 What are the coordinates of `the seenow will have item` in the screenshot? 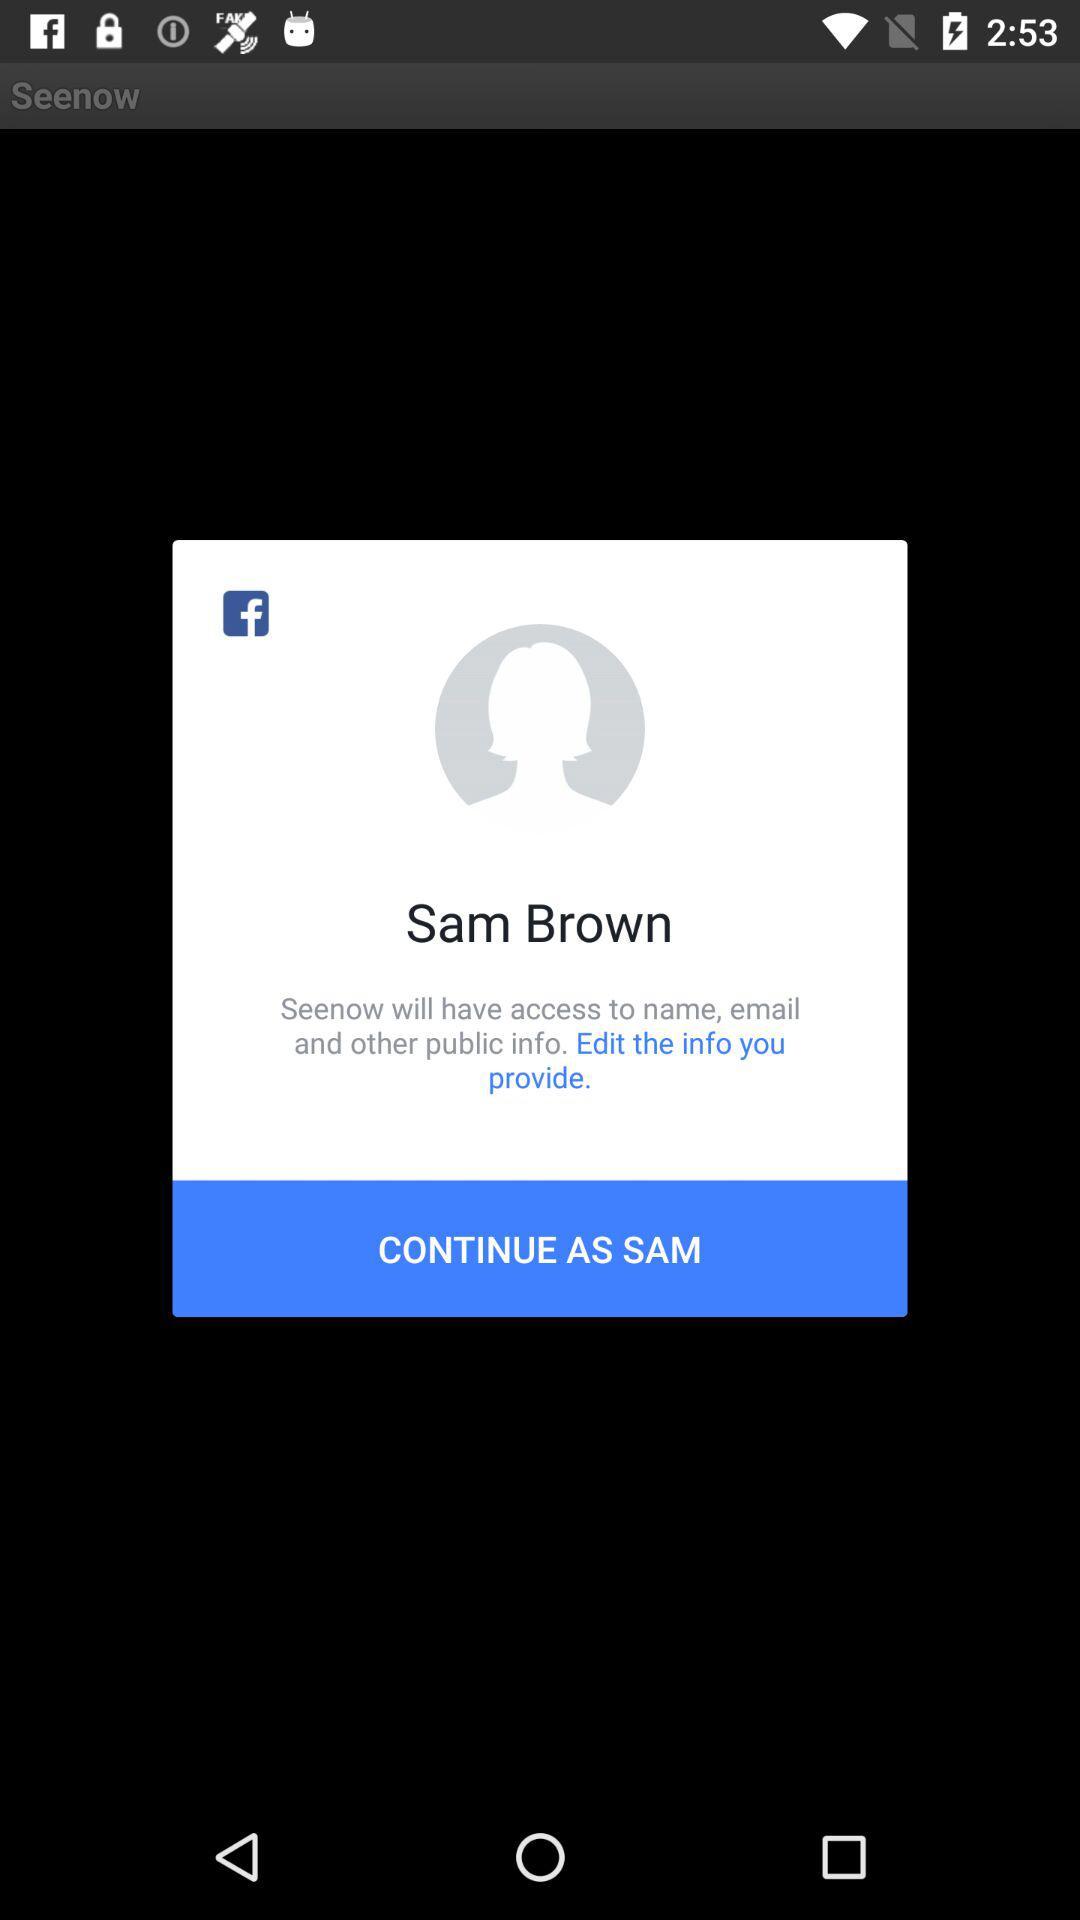 It's located at (540, 1041).